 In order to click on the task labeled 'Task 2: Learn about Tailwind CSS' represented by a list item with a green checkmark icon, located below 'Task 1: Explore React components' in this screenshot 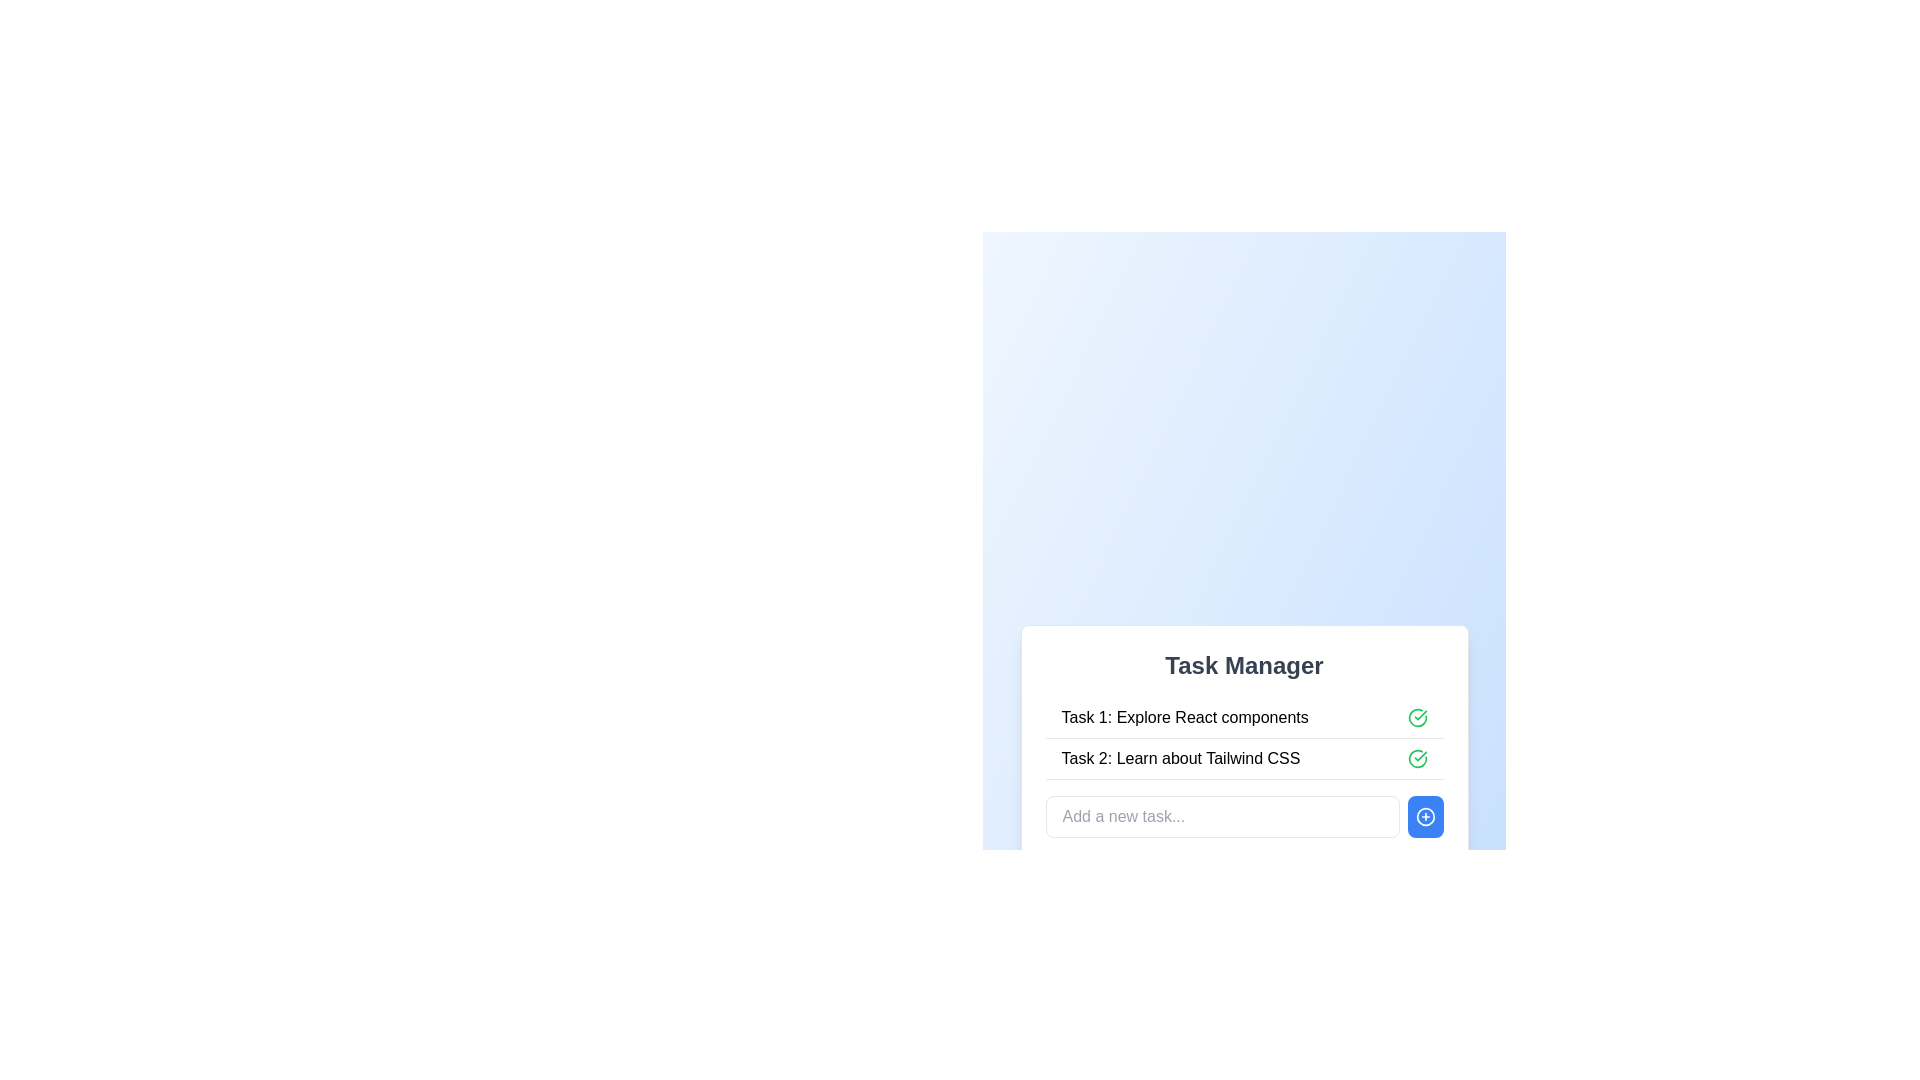, I will do `click(1243, 759)`.